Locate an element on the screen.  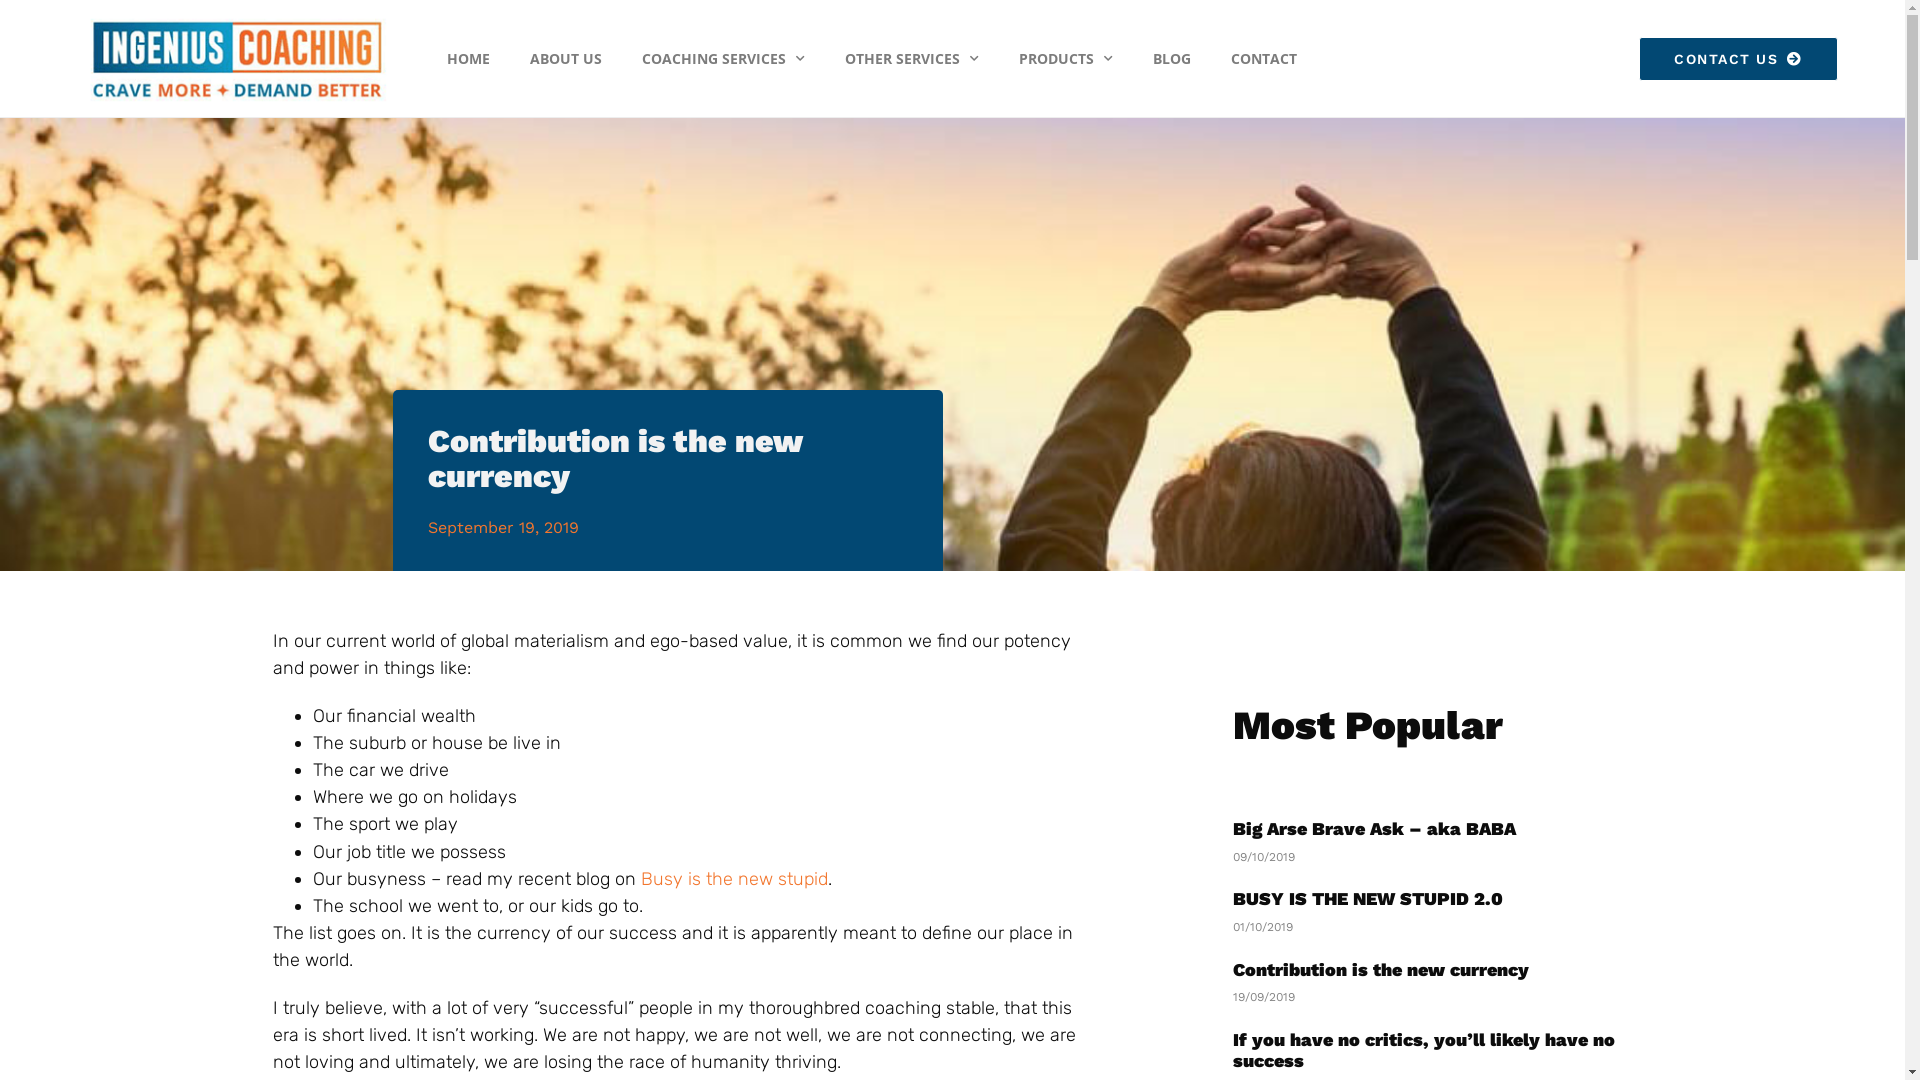
'HOME' is located at coordinates (467, 57).